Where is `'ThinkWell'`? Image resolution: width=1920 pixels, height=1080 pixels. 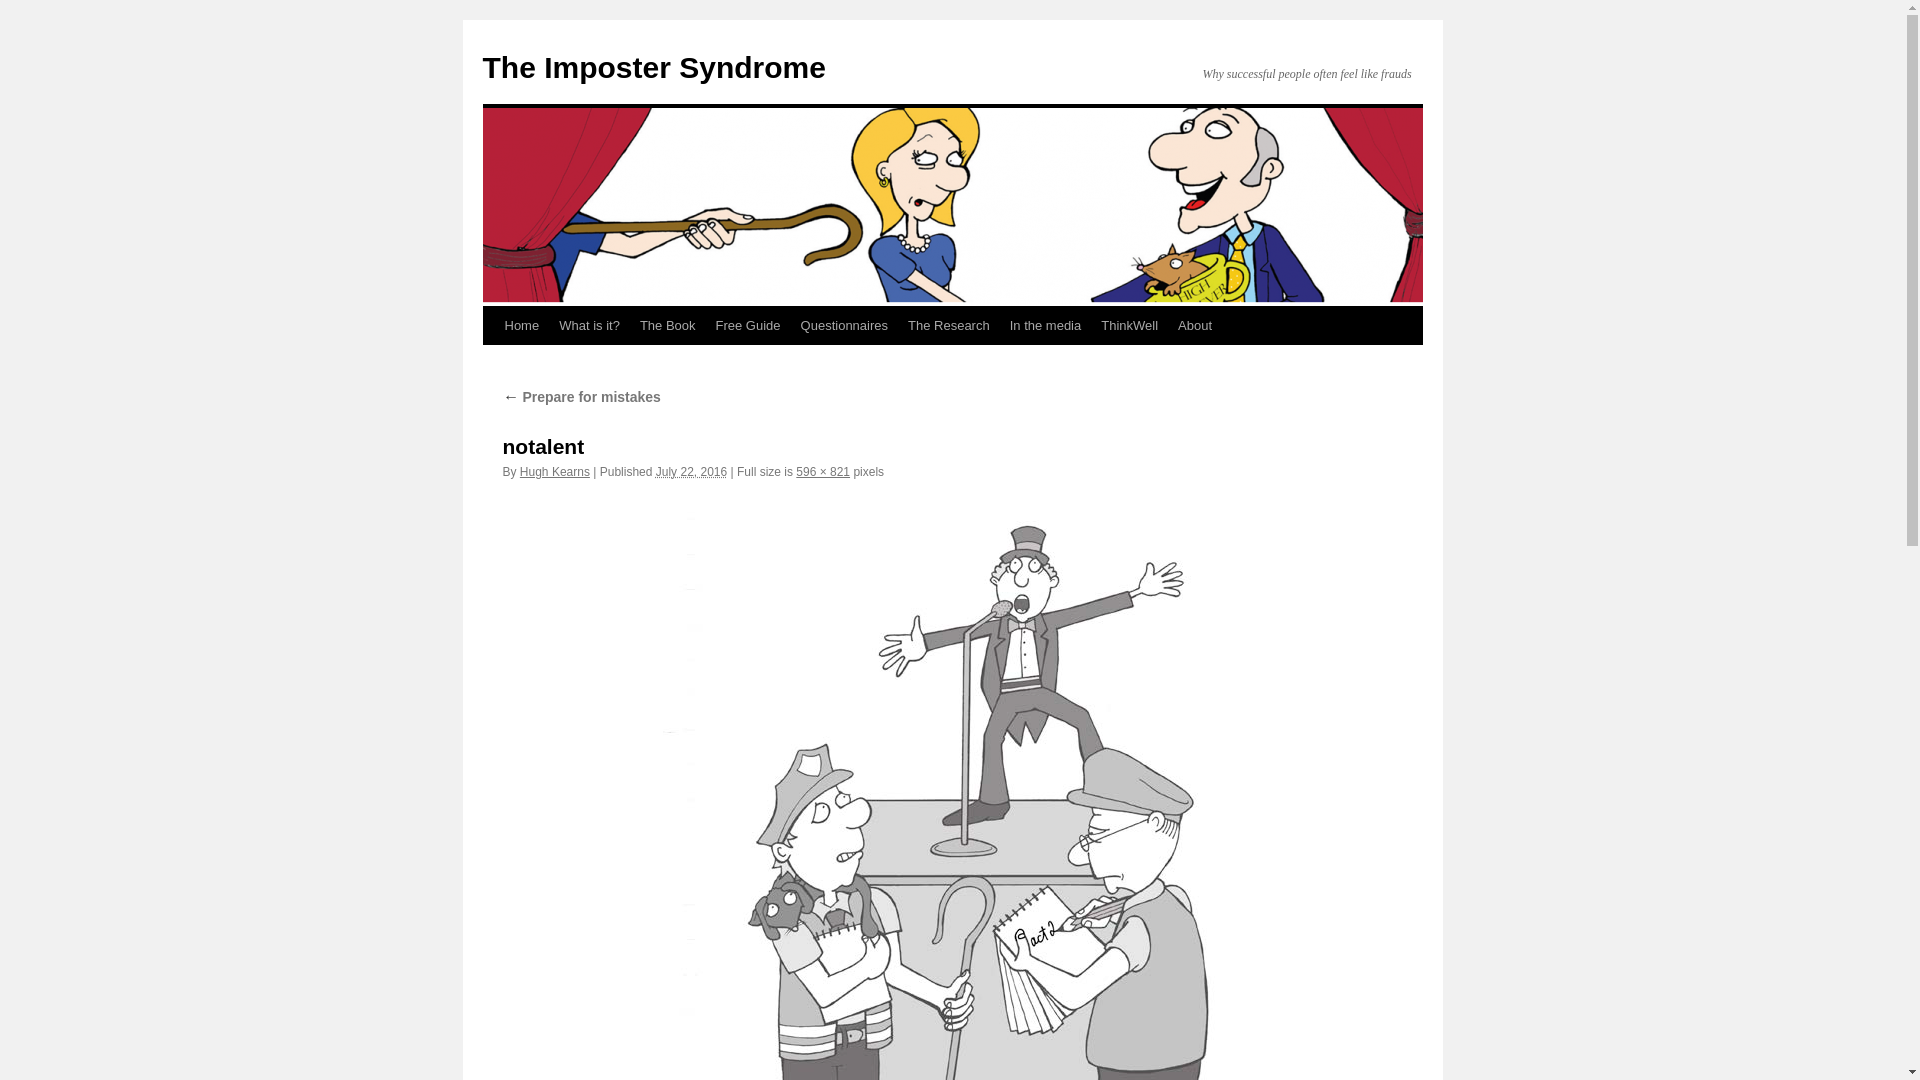
'ThinkWell' is located at coordinates (1129, 325).